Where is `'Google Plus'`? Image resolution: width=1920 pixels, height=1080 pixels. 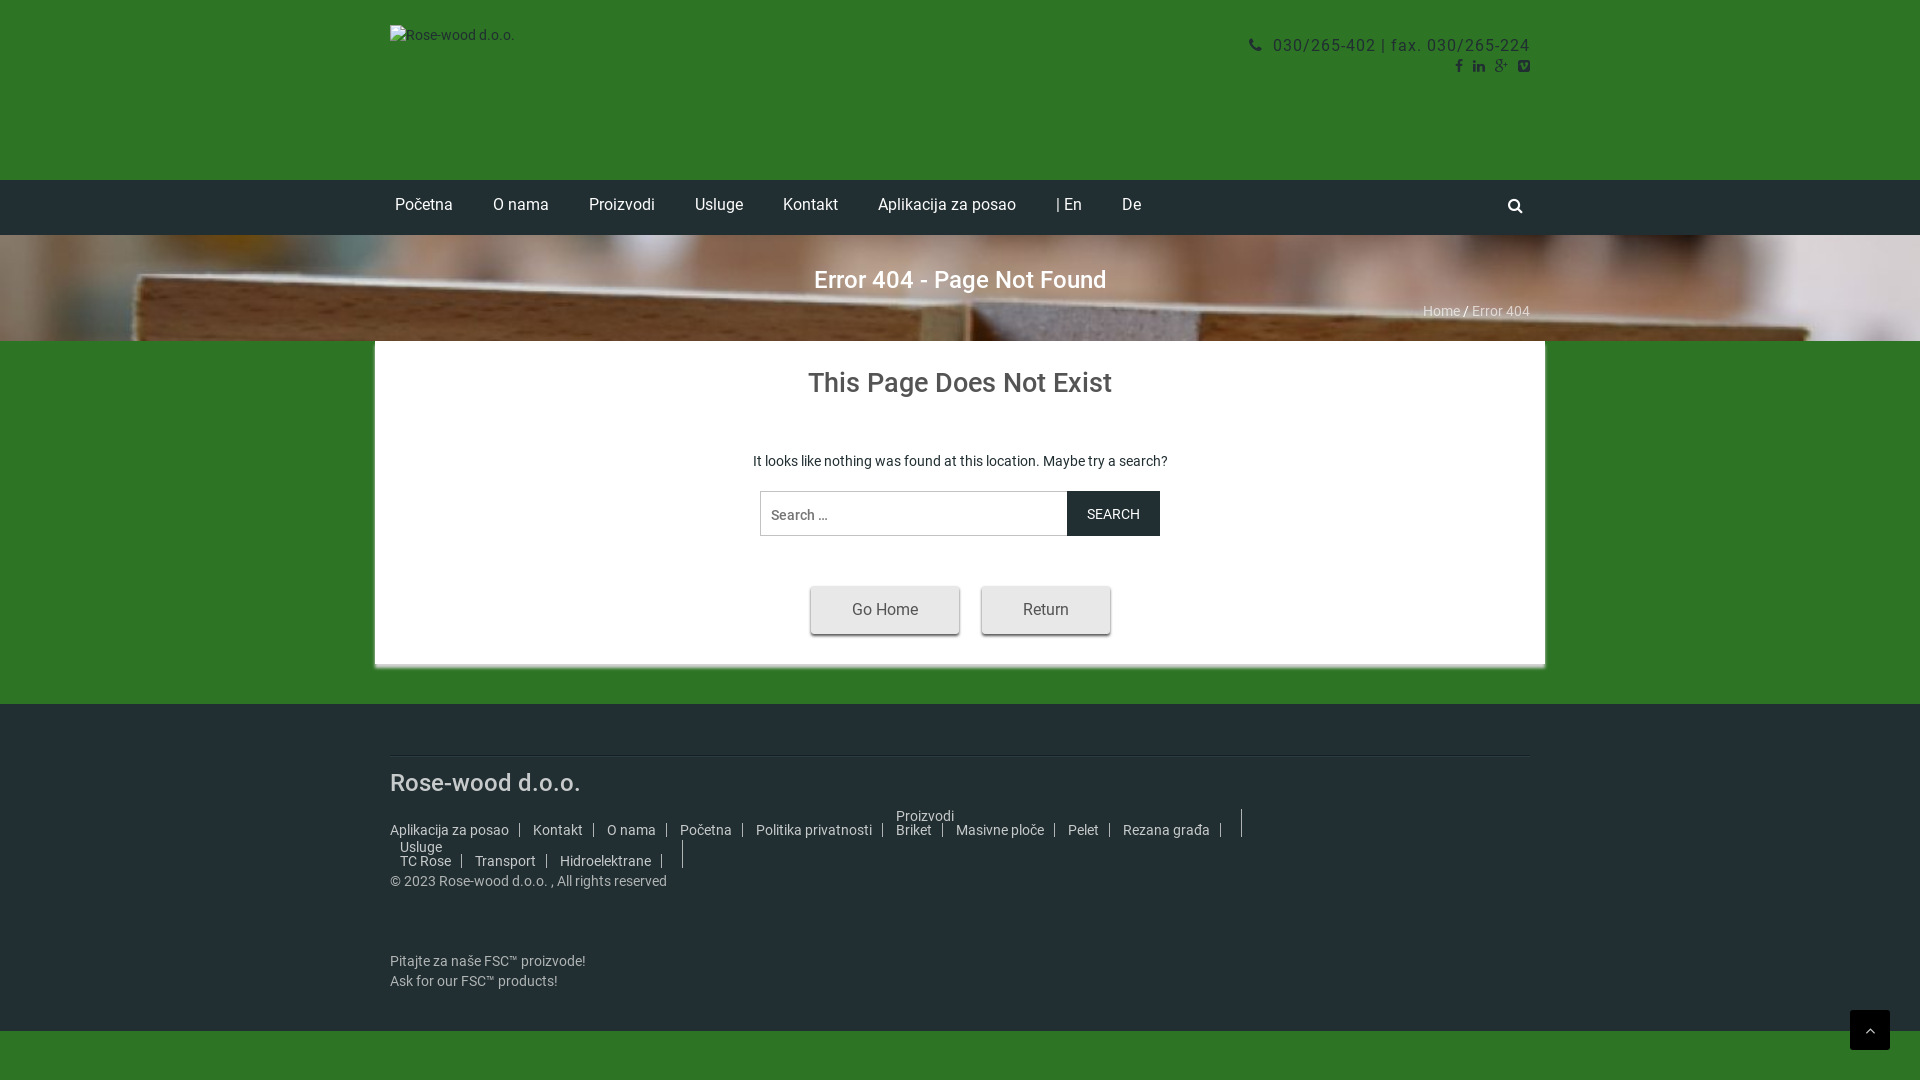 'Google Plus' is located at coordinates (1501, 64).